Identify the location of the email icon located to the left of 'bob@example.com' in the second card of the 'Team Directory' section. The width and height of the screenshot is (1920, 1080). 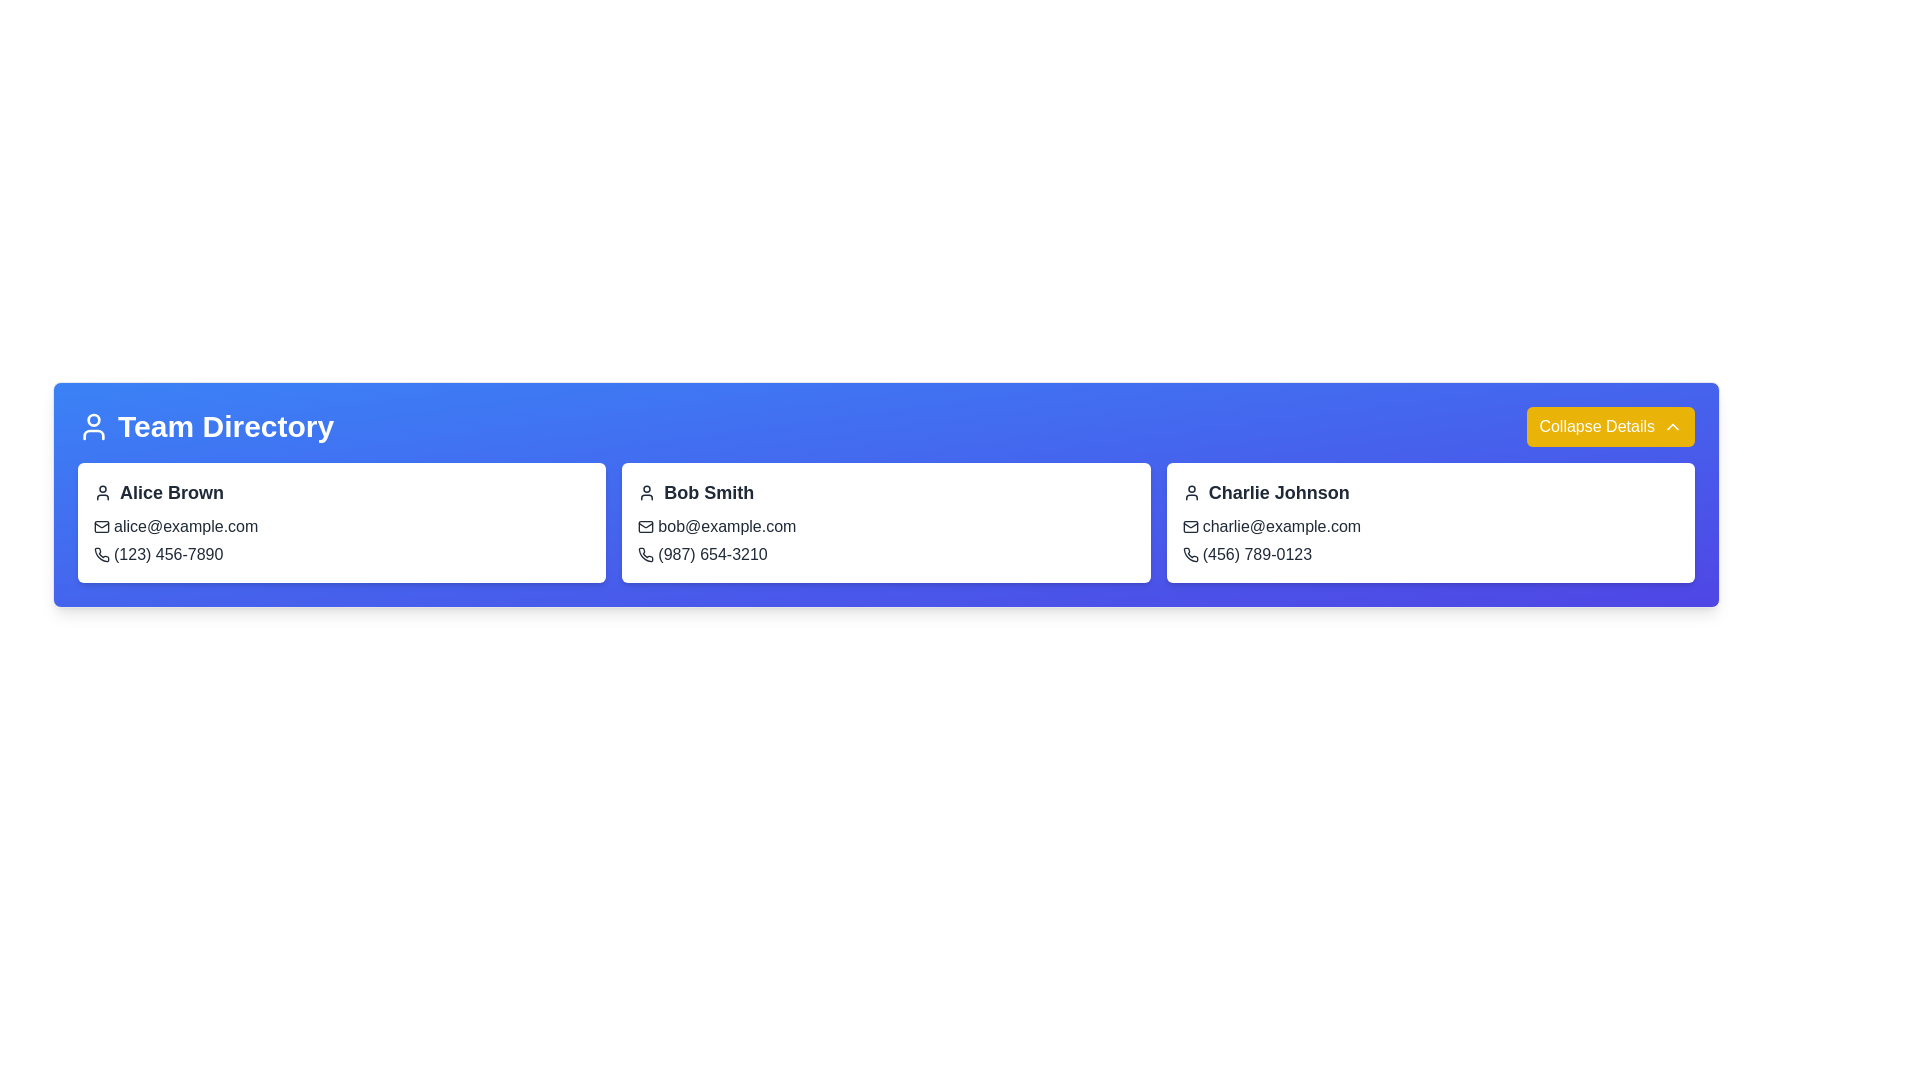
(646, 526).